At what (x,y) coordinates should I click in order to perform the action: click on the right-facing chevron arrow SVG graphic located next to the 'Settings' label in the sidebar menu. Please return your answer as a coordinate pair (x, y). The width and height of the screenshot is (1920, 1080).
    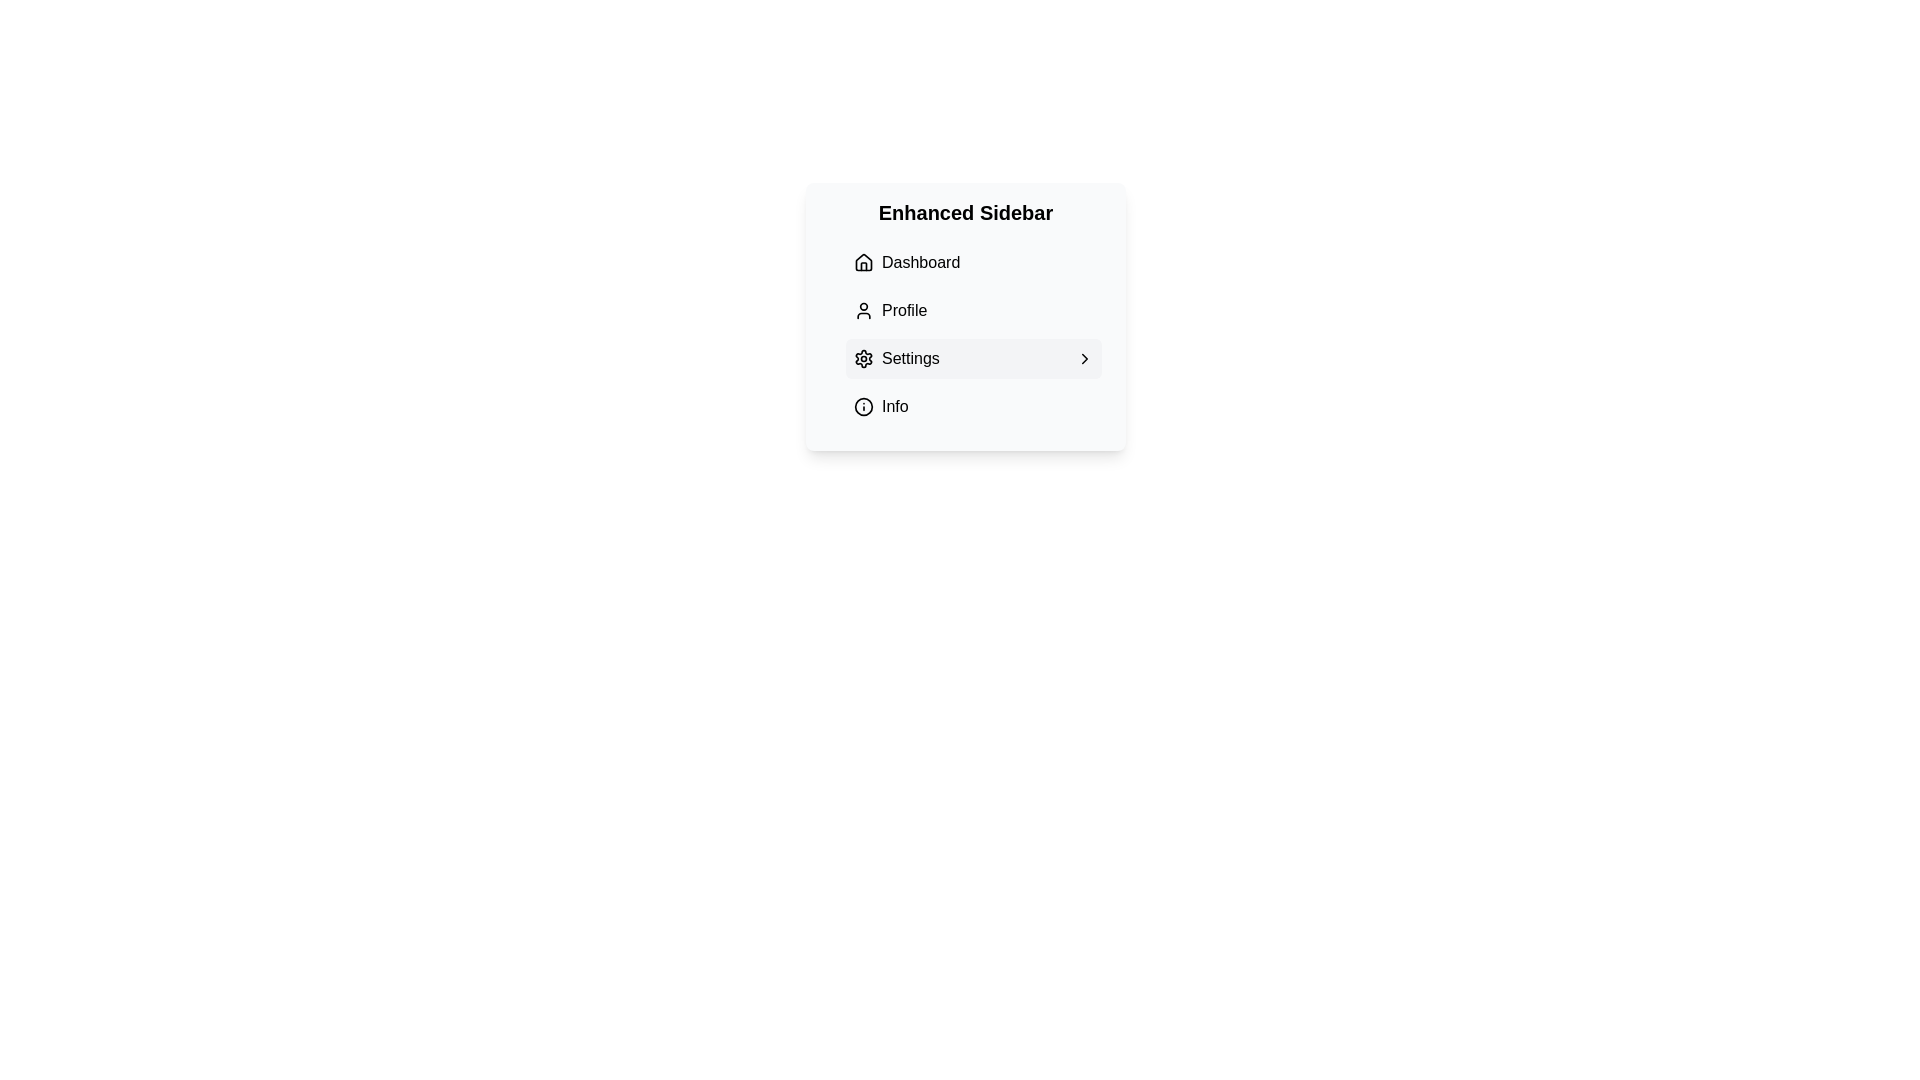
    Looking at the image, I should click on (1083, 357).